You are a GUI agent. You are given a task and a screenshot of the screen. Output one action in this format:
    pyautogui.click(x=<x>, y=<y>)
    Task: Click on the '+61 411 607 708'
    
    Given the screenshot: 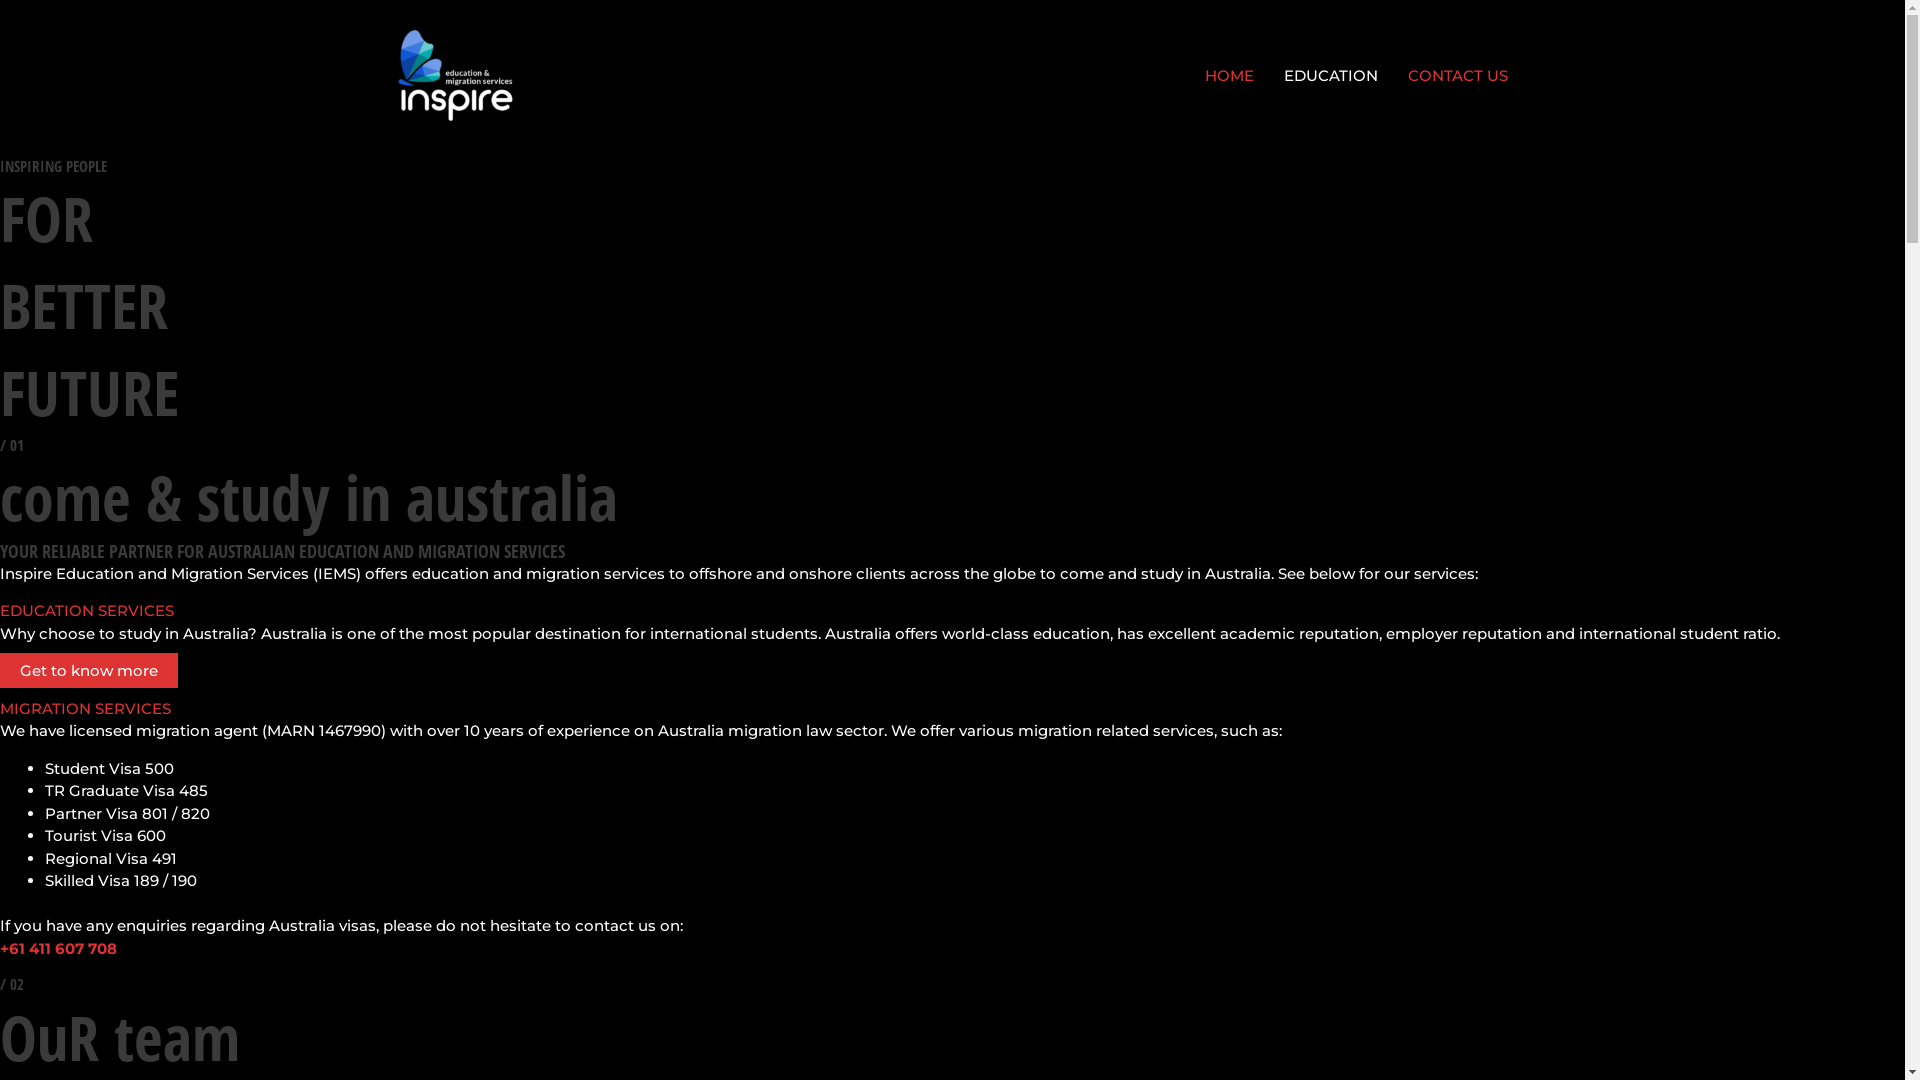 What is the action you would take?
    pyautogui.click(x=58, y=947)
    